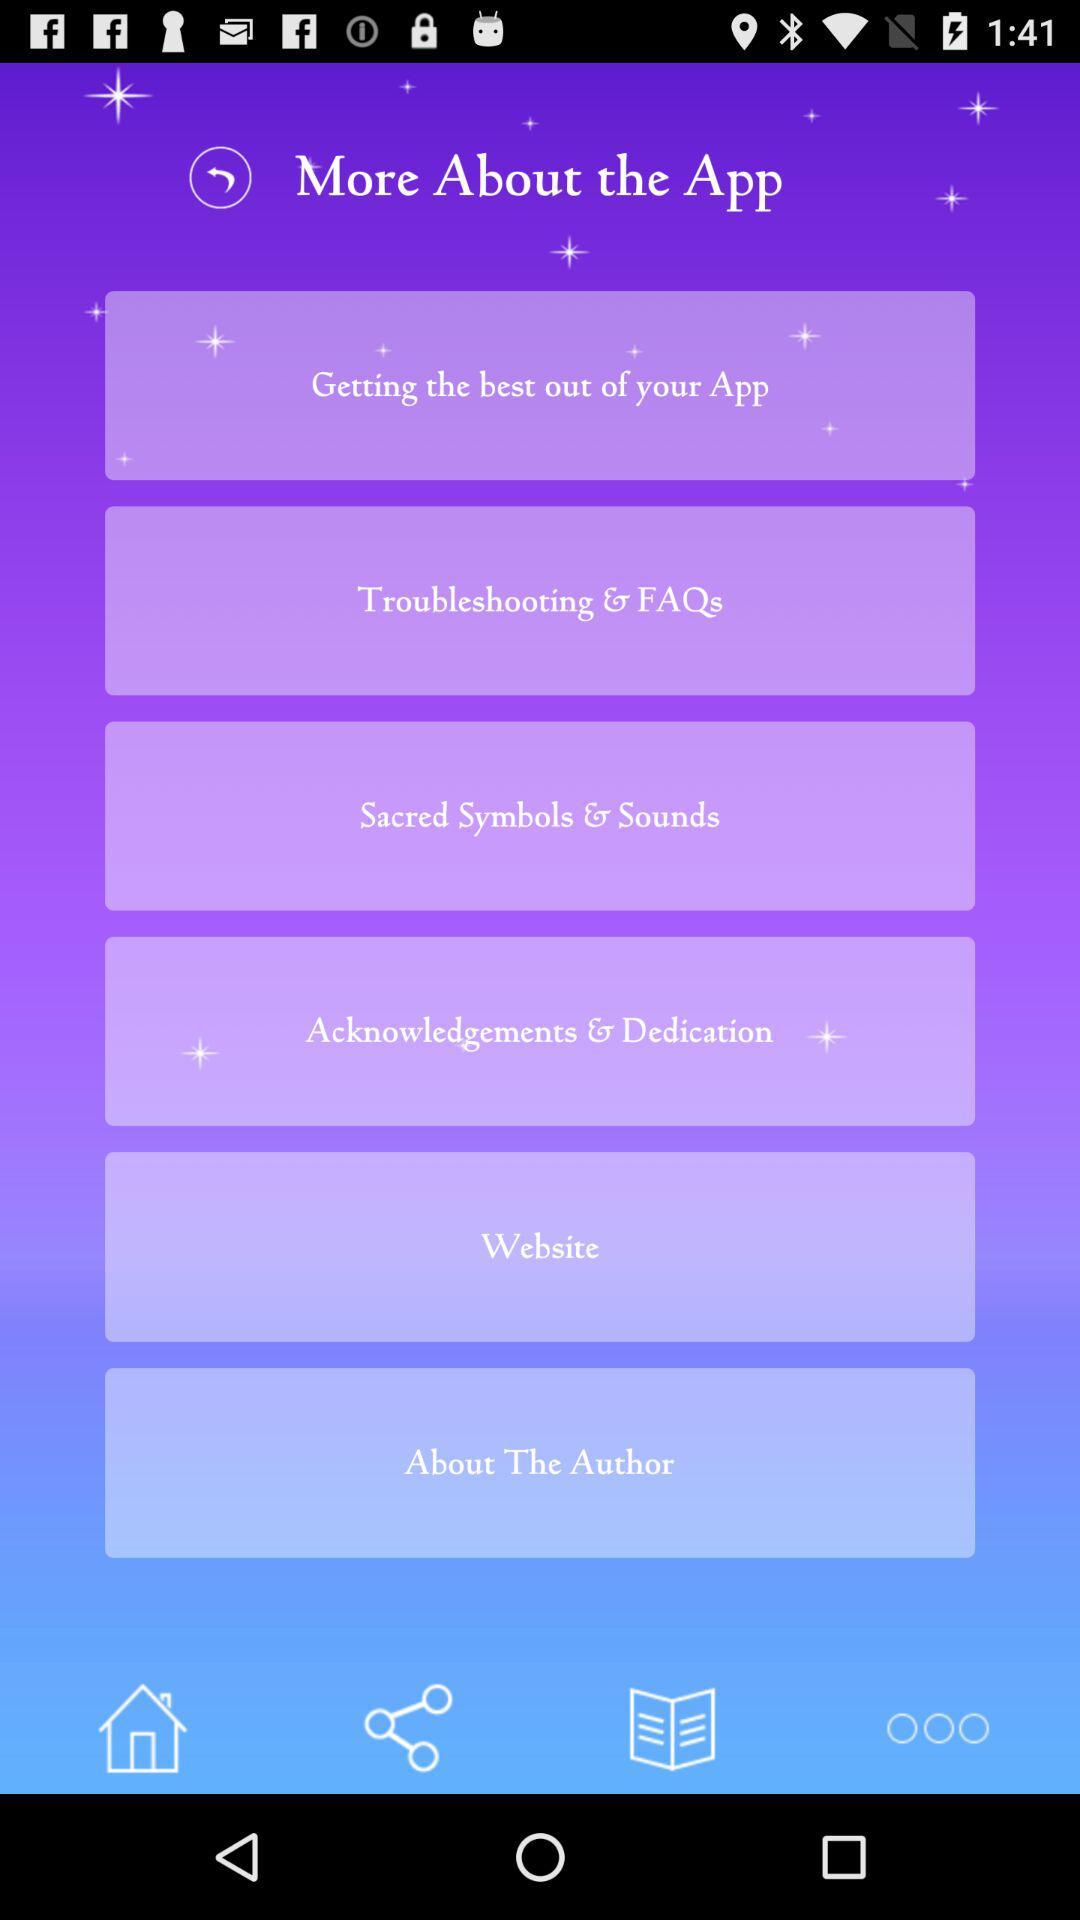 The height and width of the screenshot is (1920, 1080). I want to click on go back, so click(220, 177).